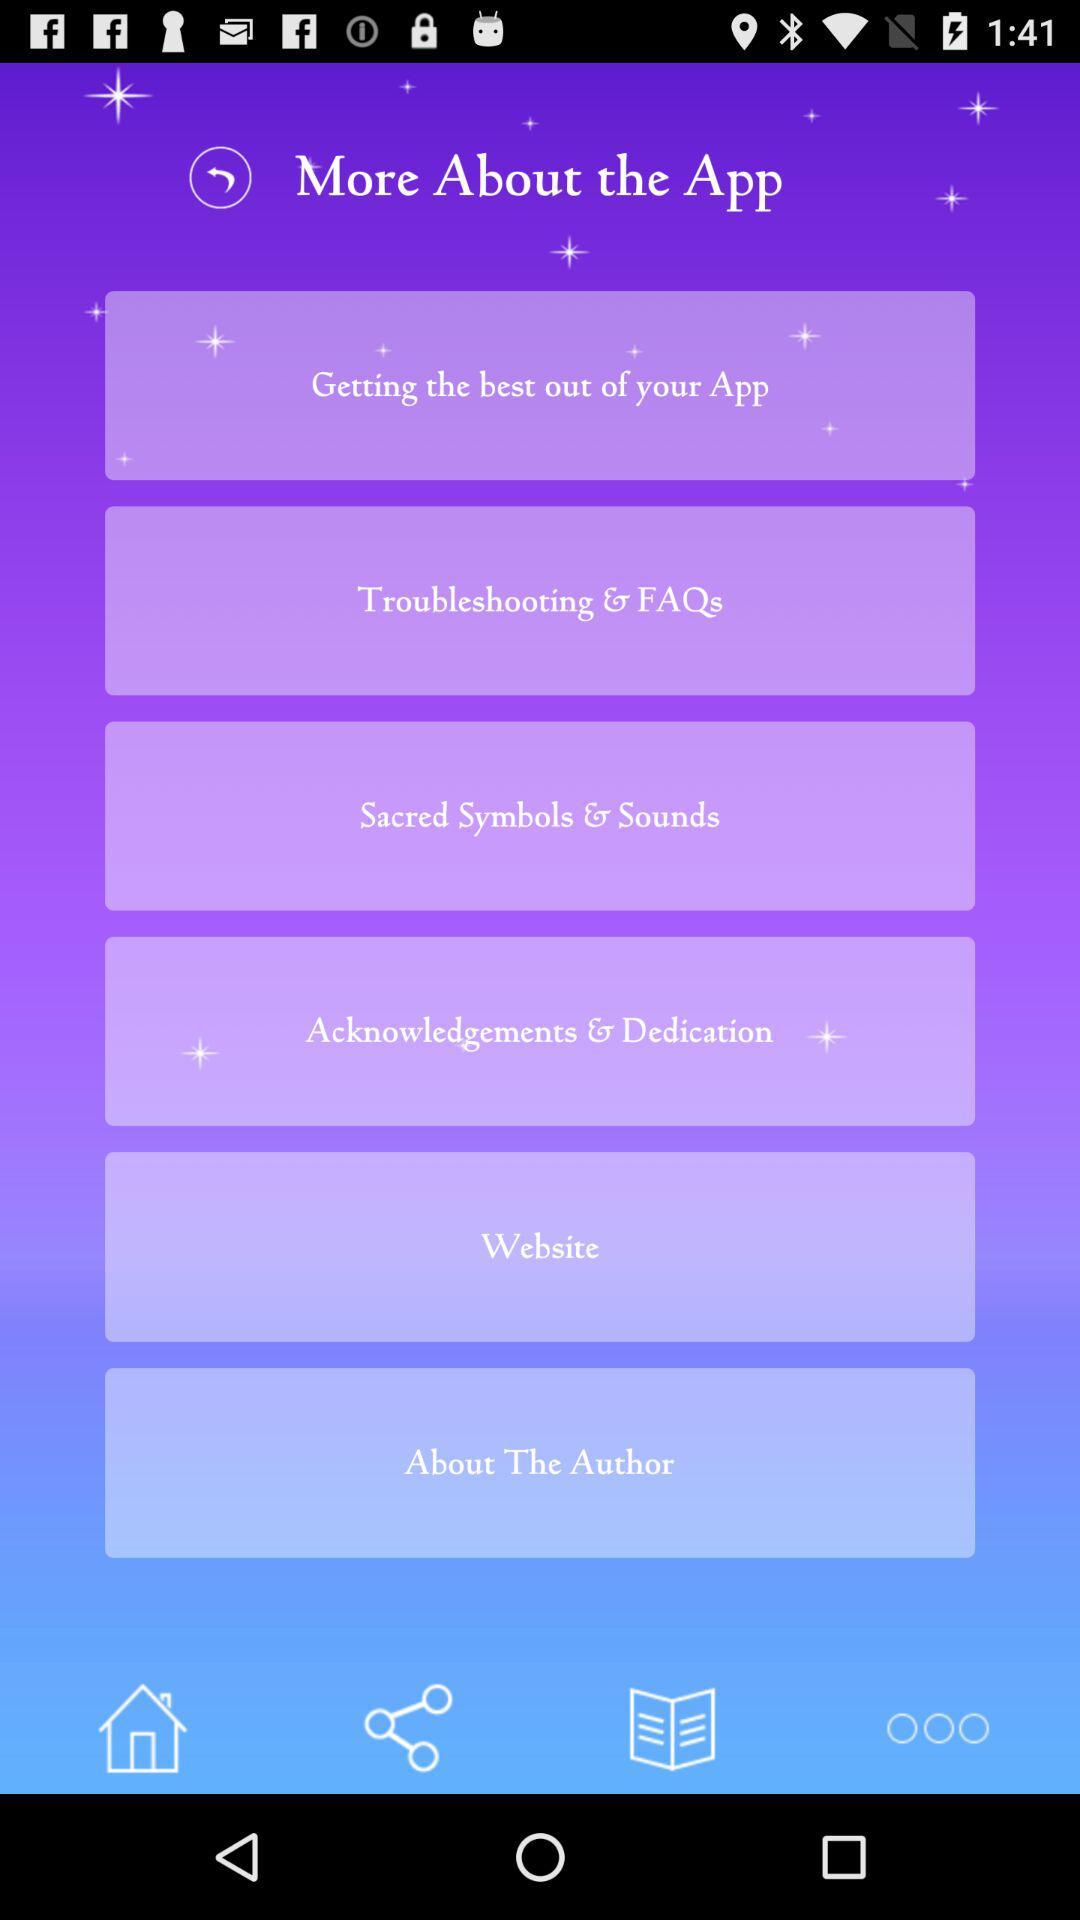 The height and width of the screenshot is (1920, 1080). I want to click on go back, so click(220, 177).